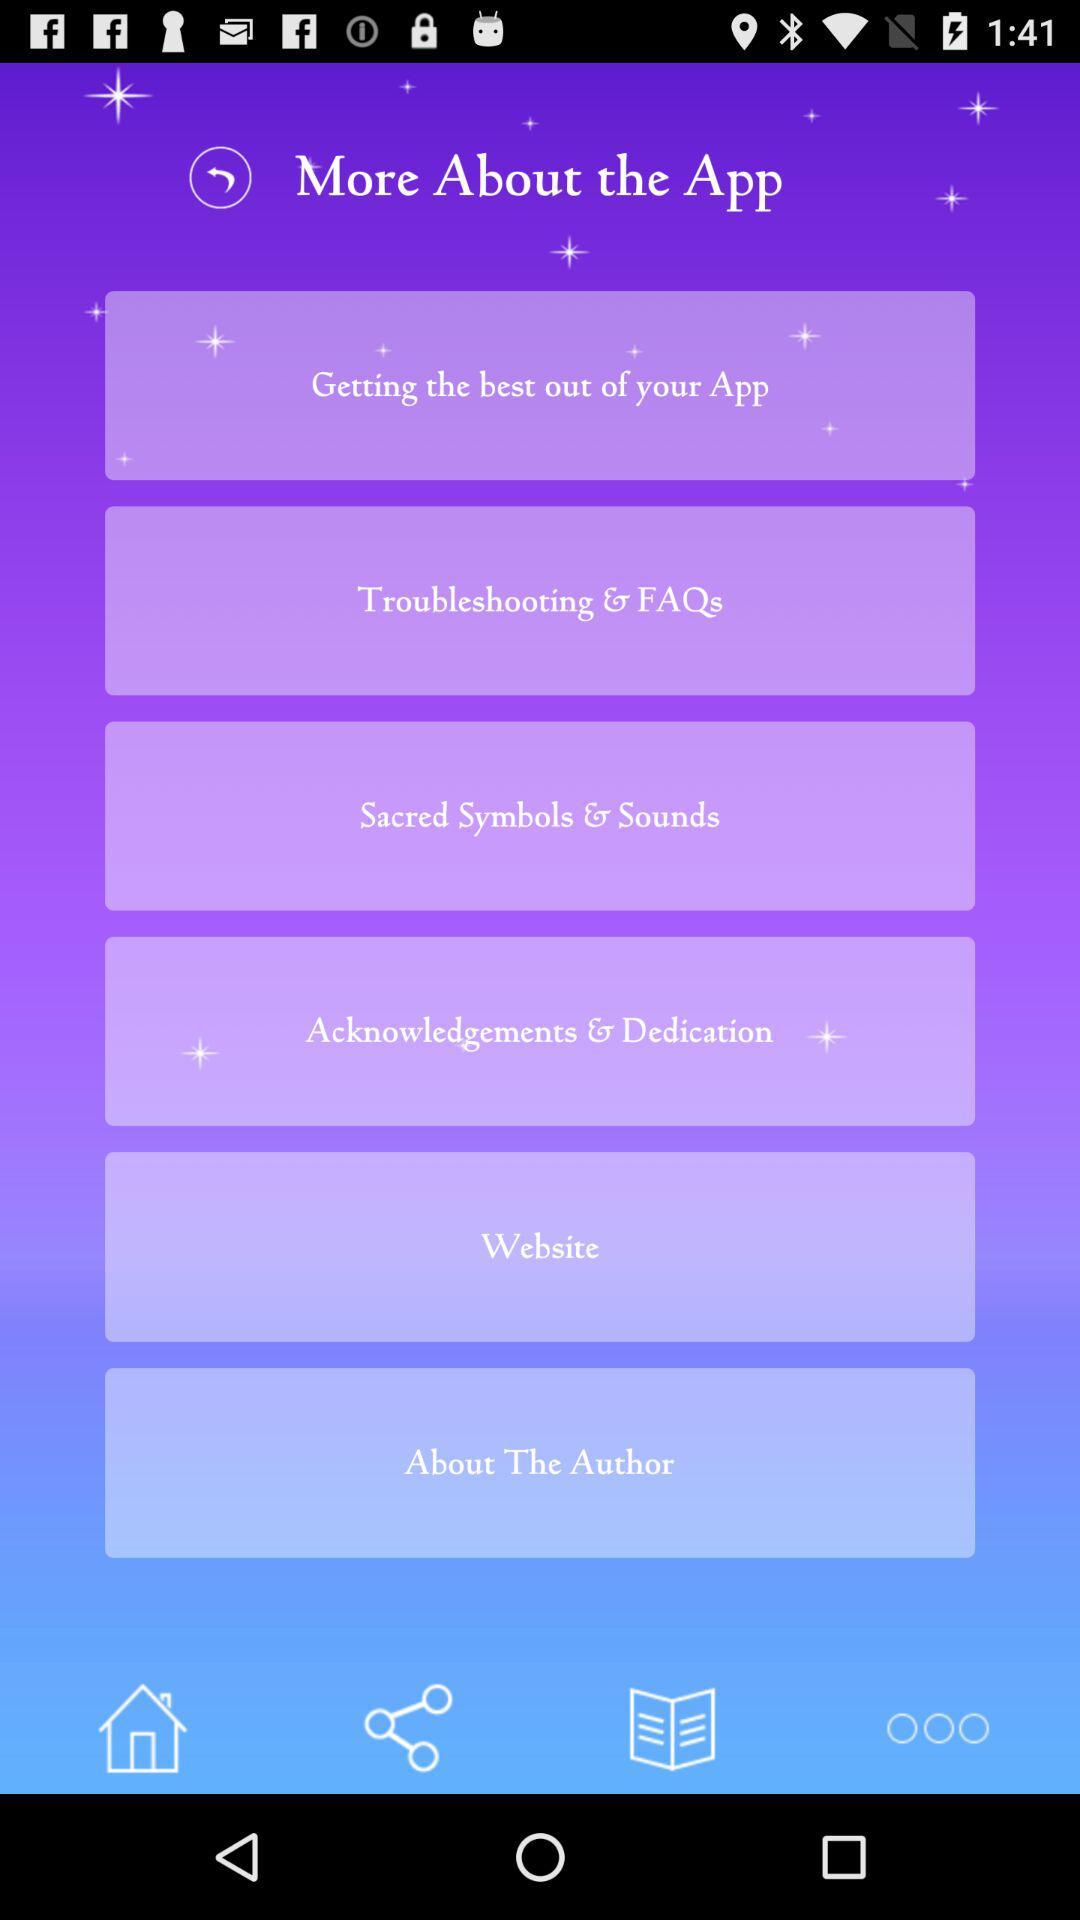 The height and width of the screenshot is (1920, 1080). I want to click on go back, so click(220, 177).